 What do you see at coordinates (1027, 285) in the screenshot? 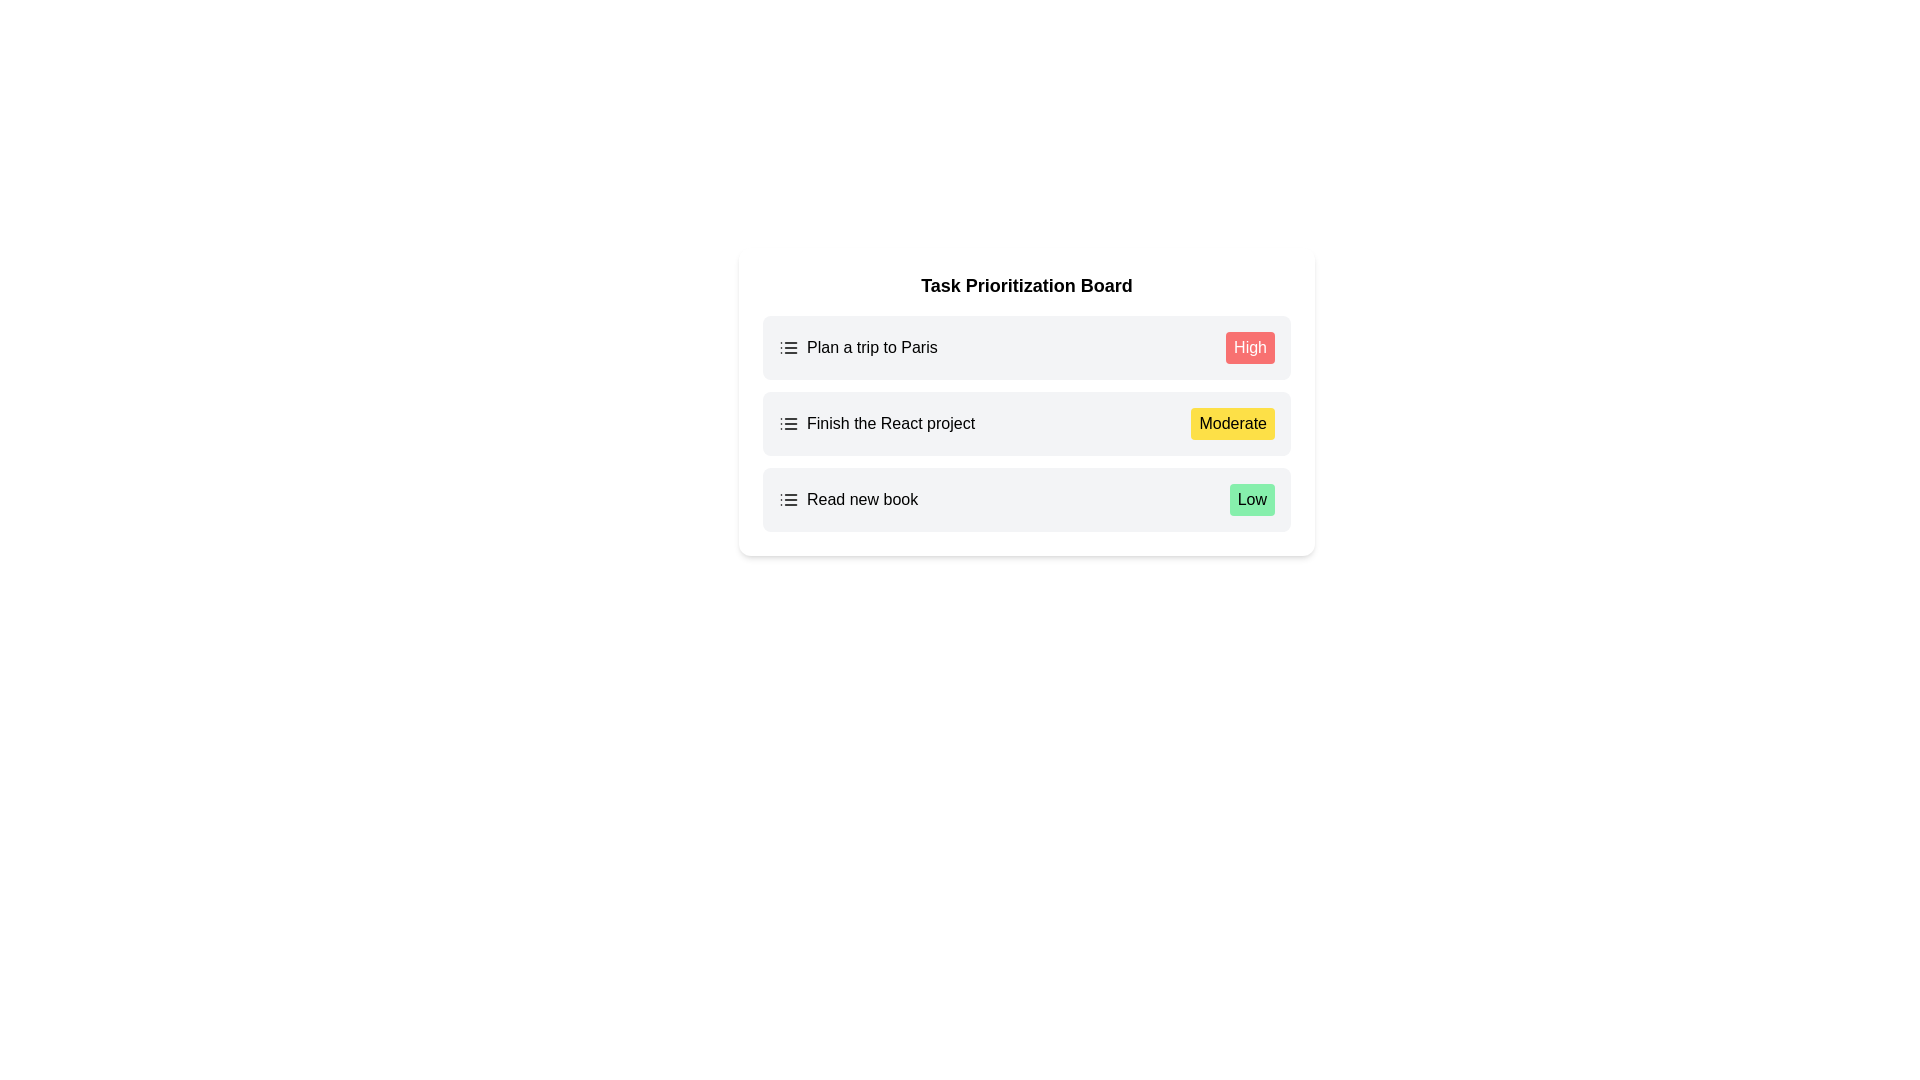
I see `the bold, black-colored header text stating 'Task Prioritization Board' to possibly trigger a tooltip or style change` at bounding box center [1027, 285].